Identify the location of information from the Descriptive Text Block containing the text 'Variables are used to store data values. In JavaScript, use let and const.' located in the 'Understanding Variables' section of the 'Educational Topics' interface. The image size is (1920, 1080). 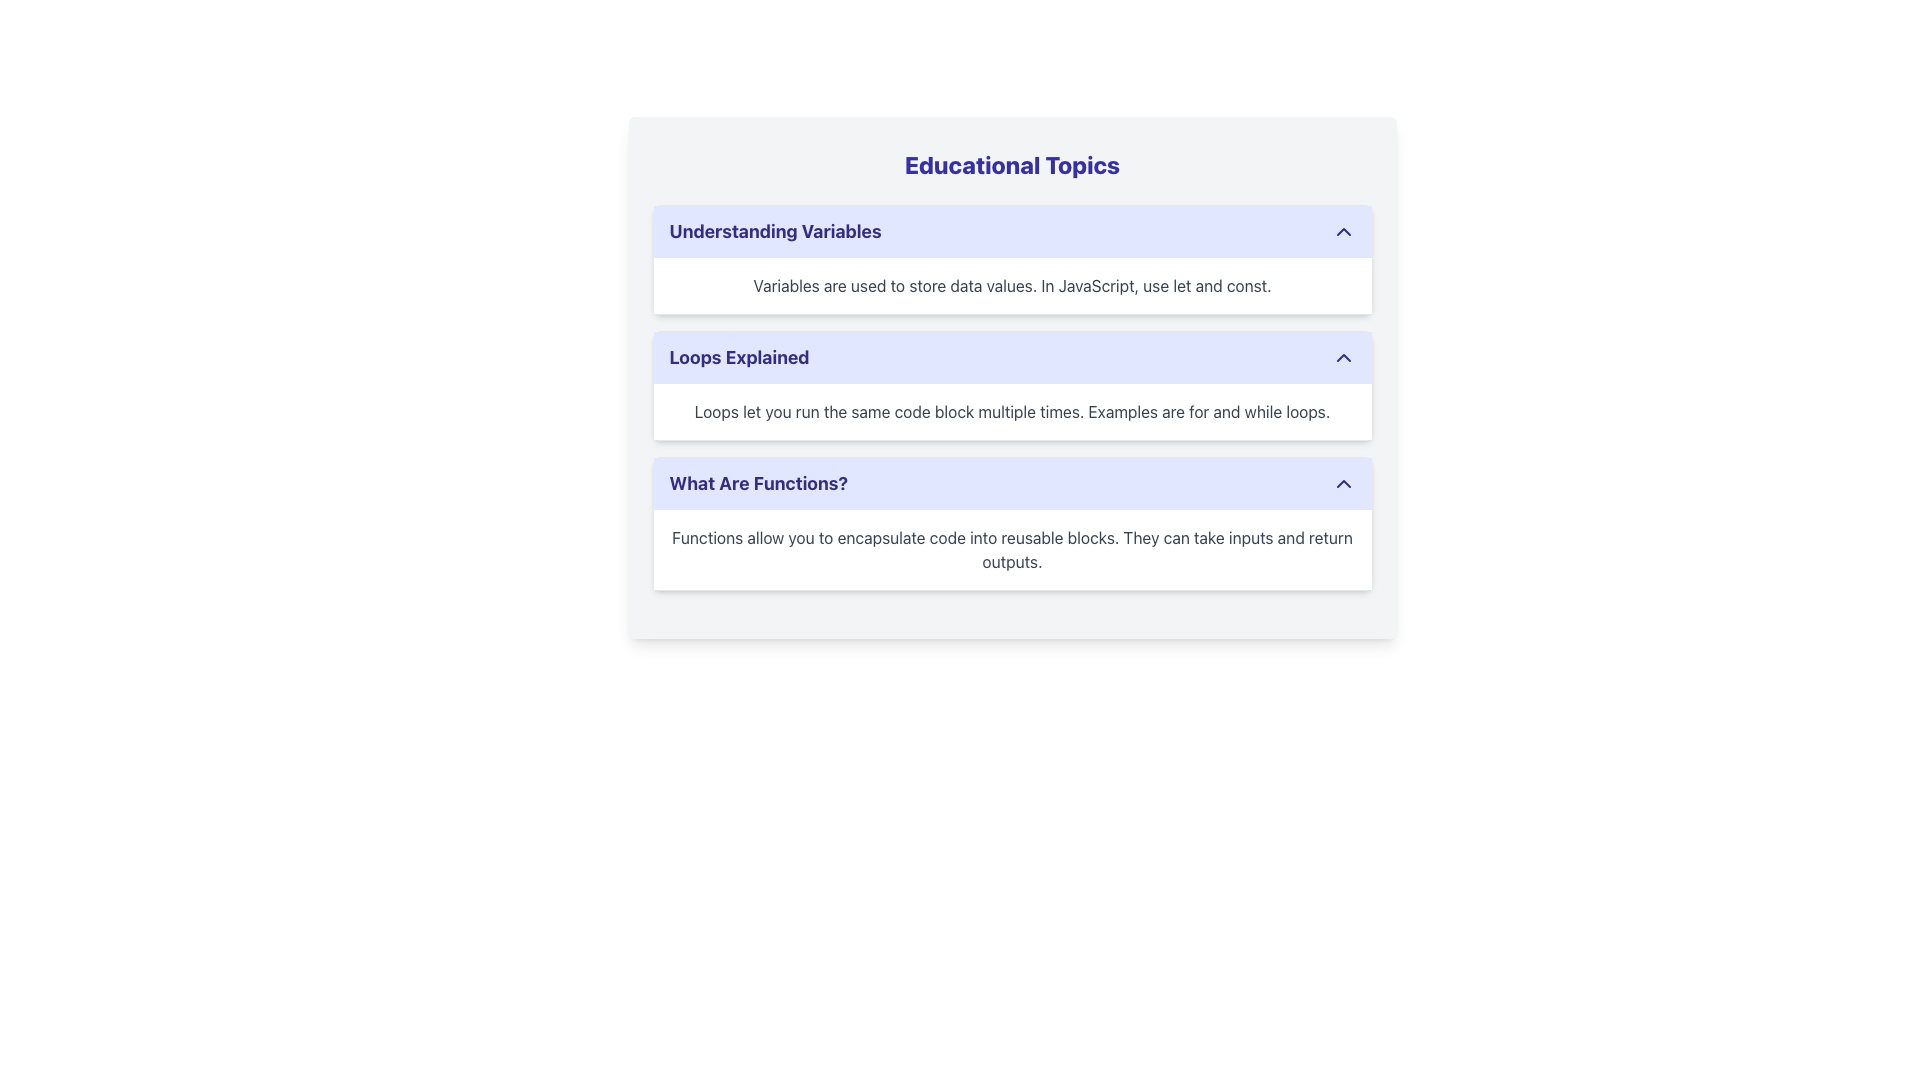
(1012, 285).